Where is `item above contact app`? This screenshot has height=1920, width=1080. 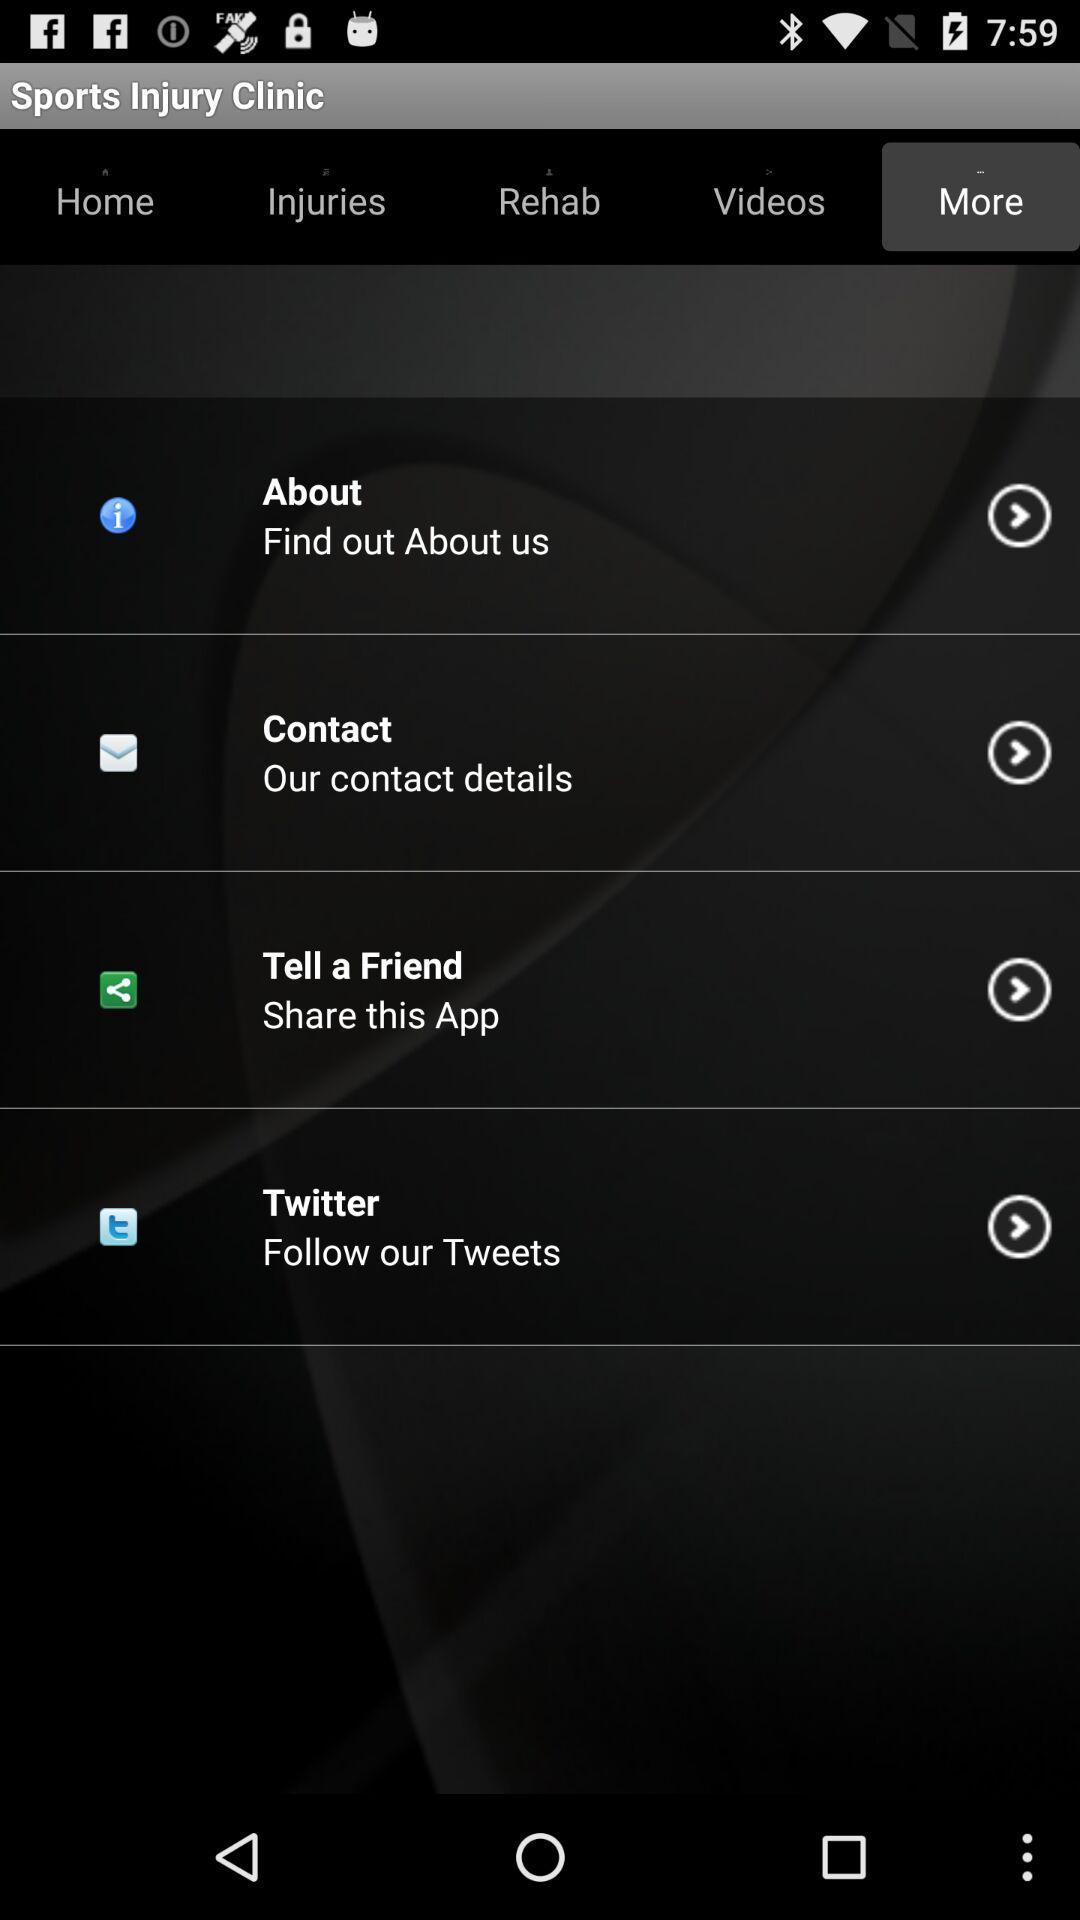 item above contact app is located at coordinates (405, 539).